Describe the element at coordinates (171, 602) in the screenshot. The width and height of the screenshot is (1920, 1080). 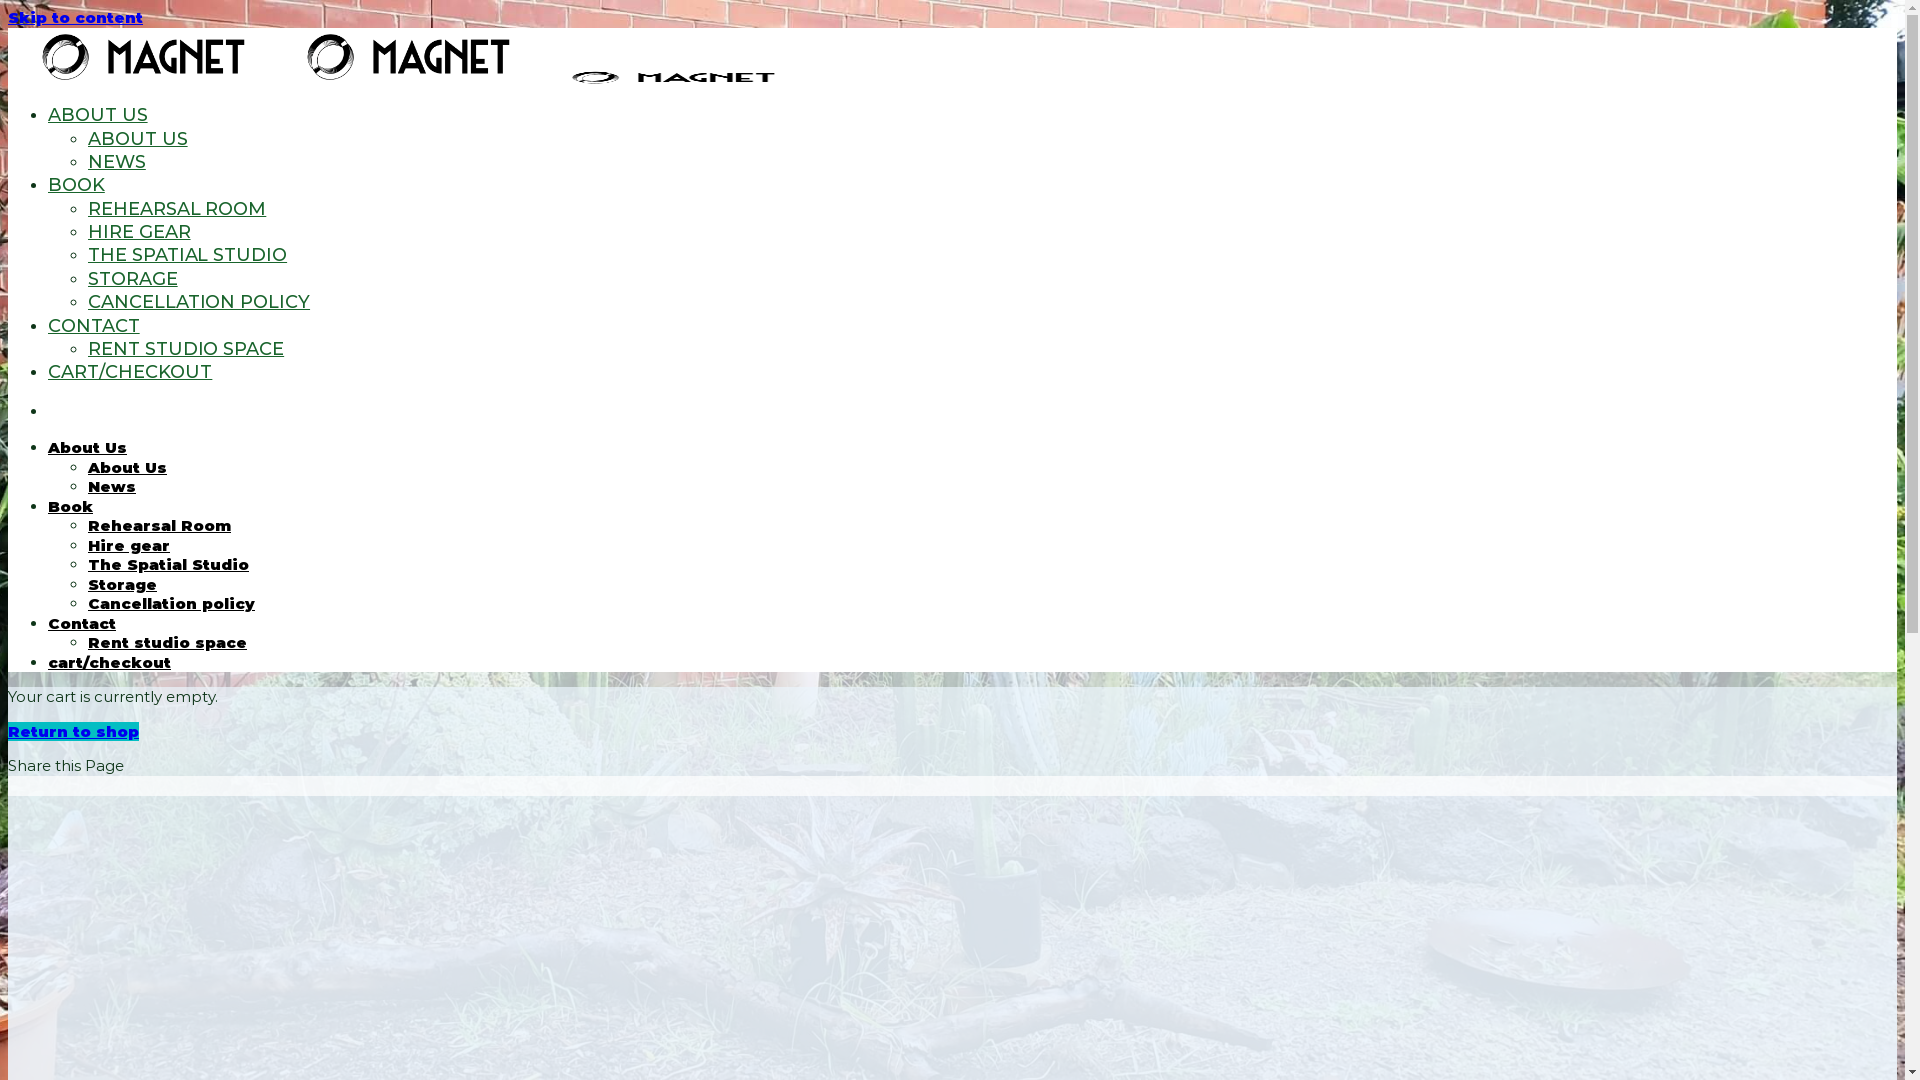
I see `'Cancellation policy'` at that location.